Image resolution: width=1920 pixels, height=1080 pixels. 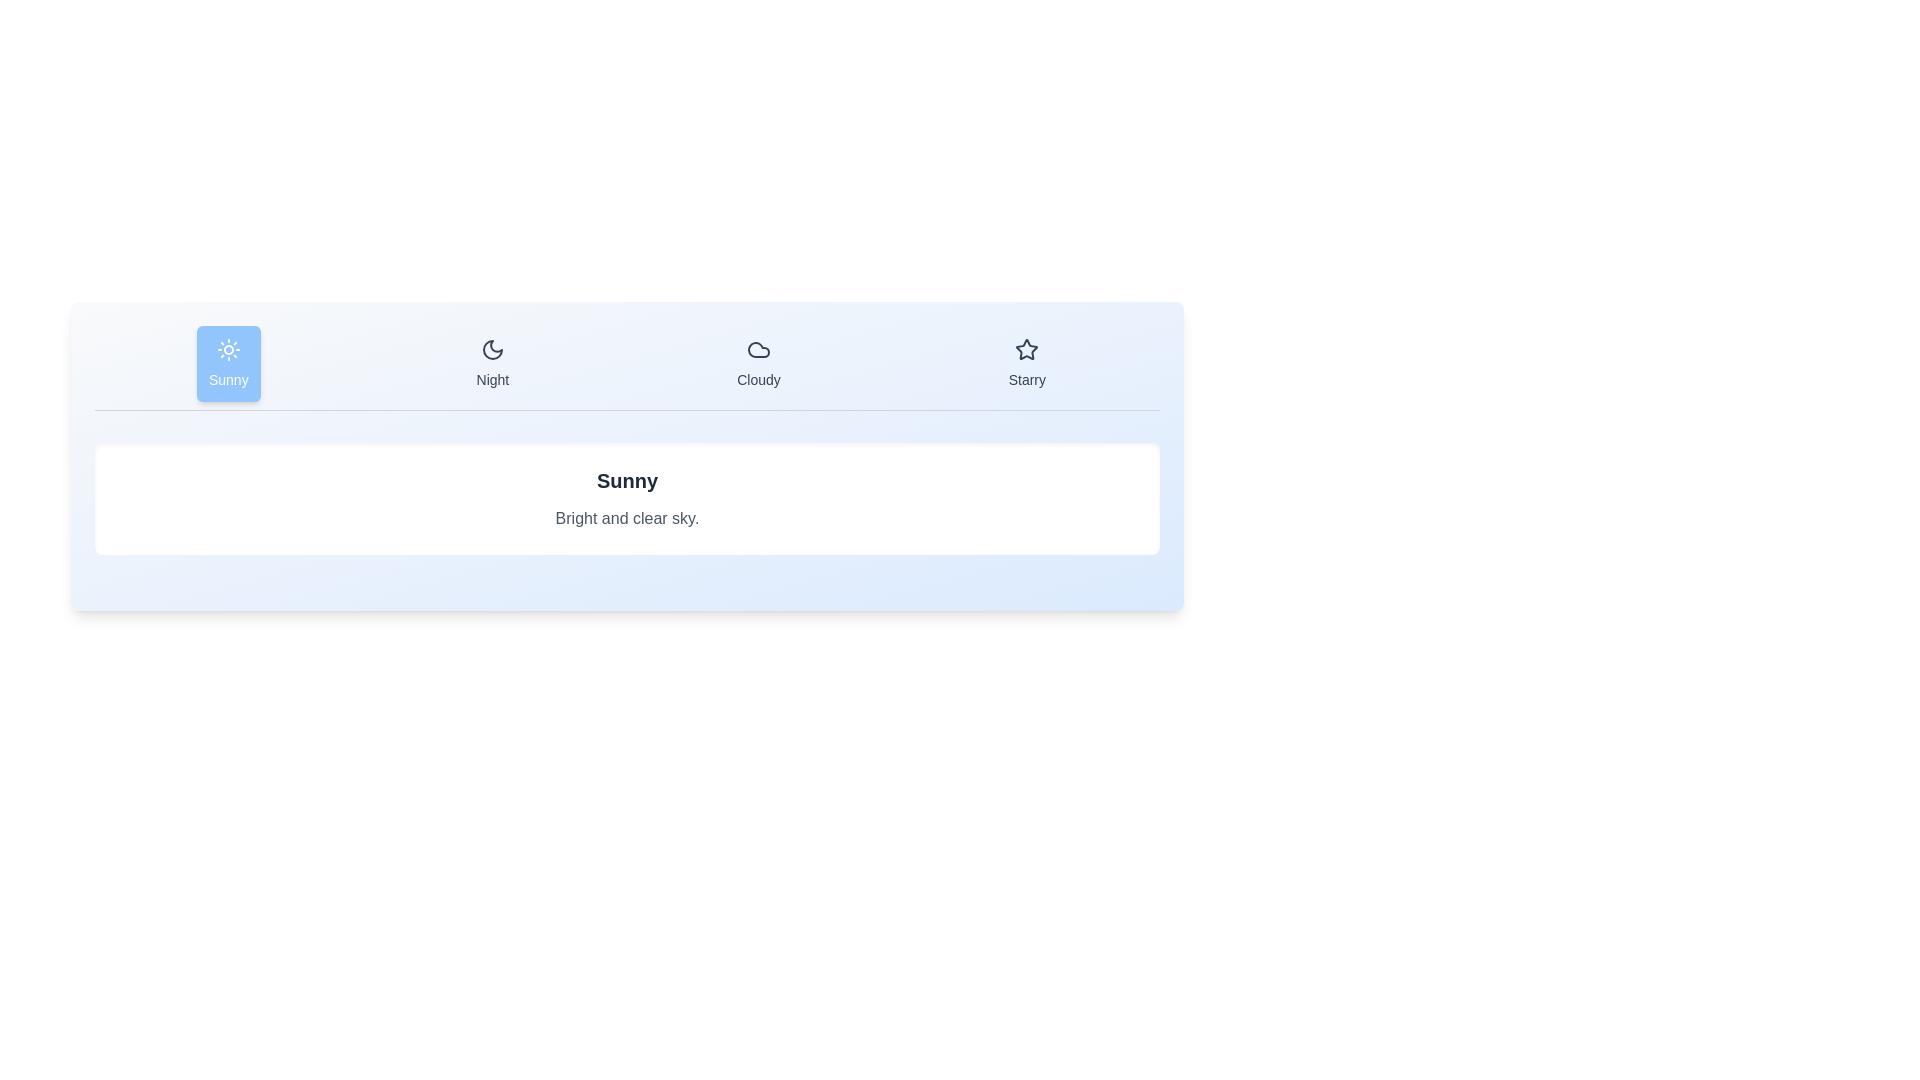 What do you see at coordinates (757, 363) in the screenshot?
I see `the weather condition tab labeled 'Cloudy' to view its description` at bounding box center [757, 363].